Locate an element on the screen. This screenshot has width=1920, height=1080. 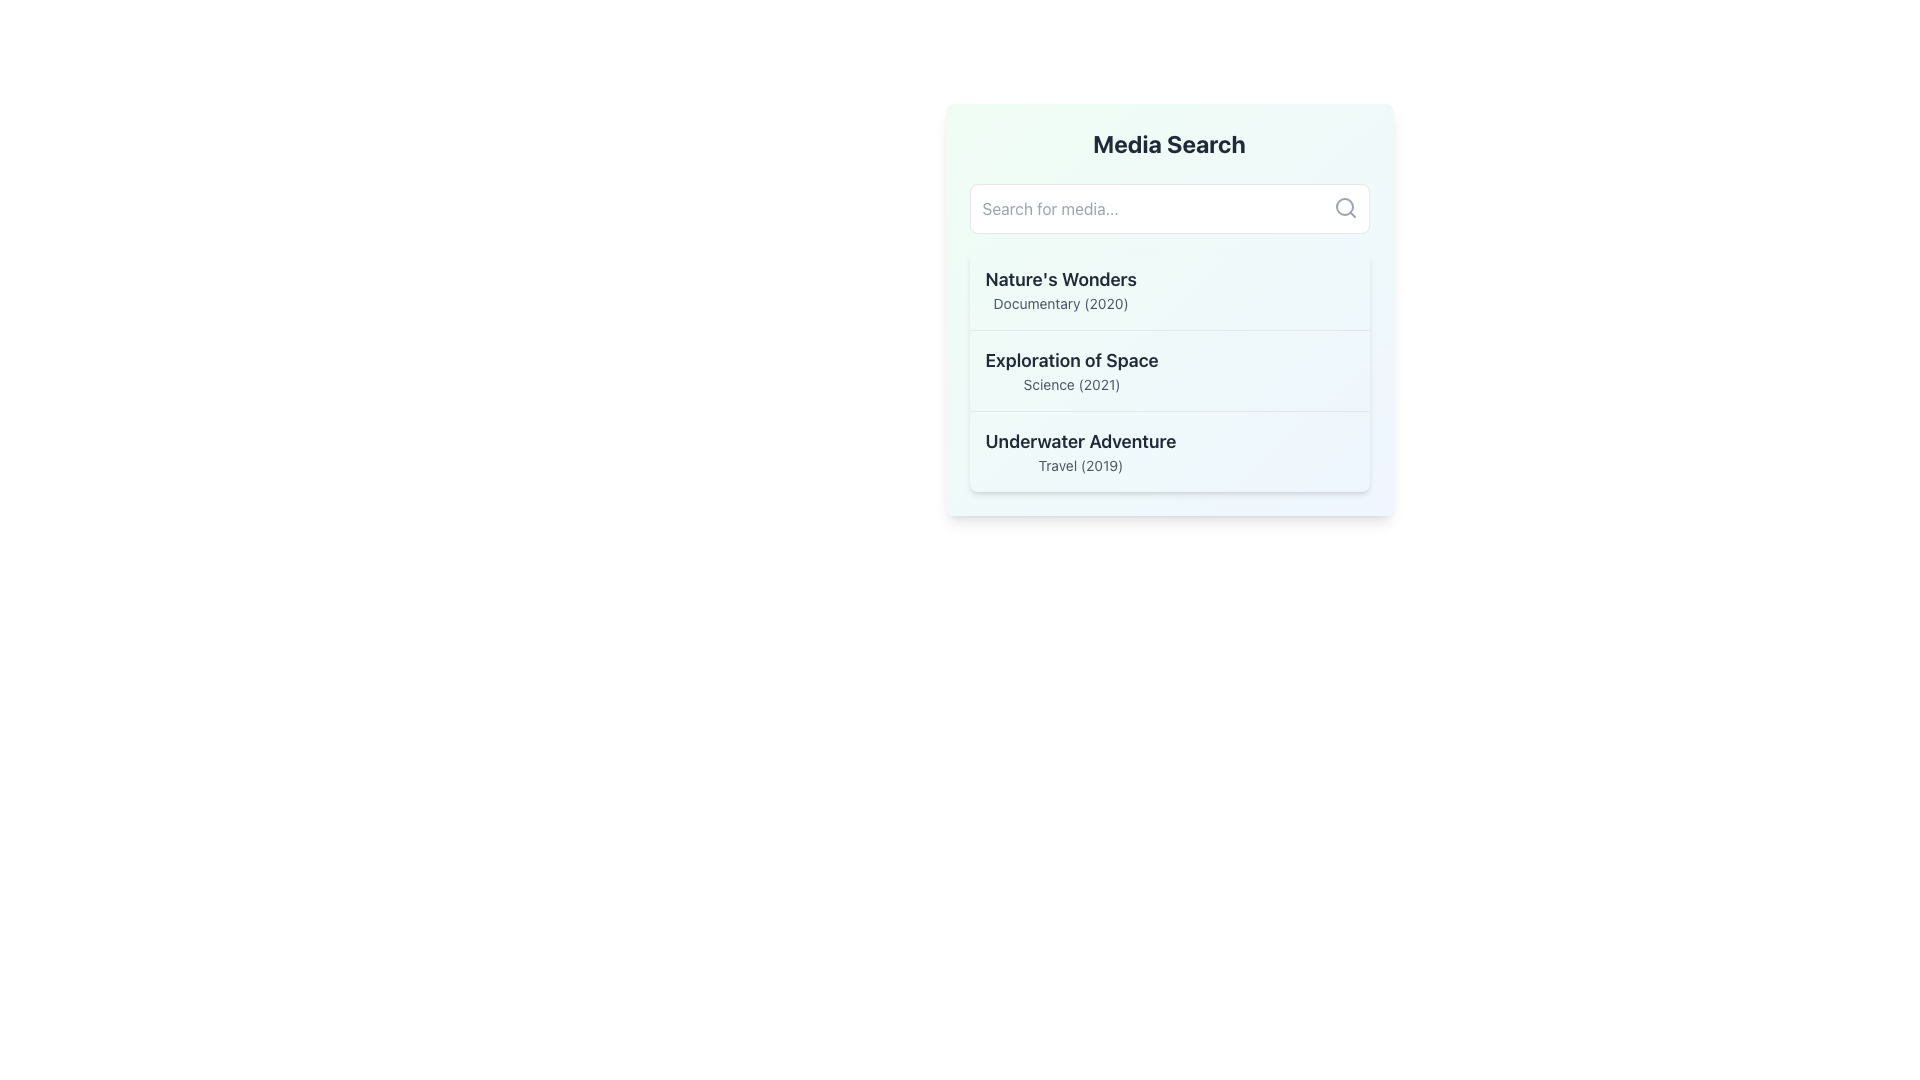
the third item in the media search list, which is likely titled 'Underwater Adventure' is located at coordinates (1169, 451).